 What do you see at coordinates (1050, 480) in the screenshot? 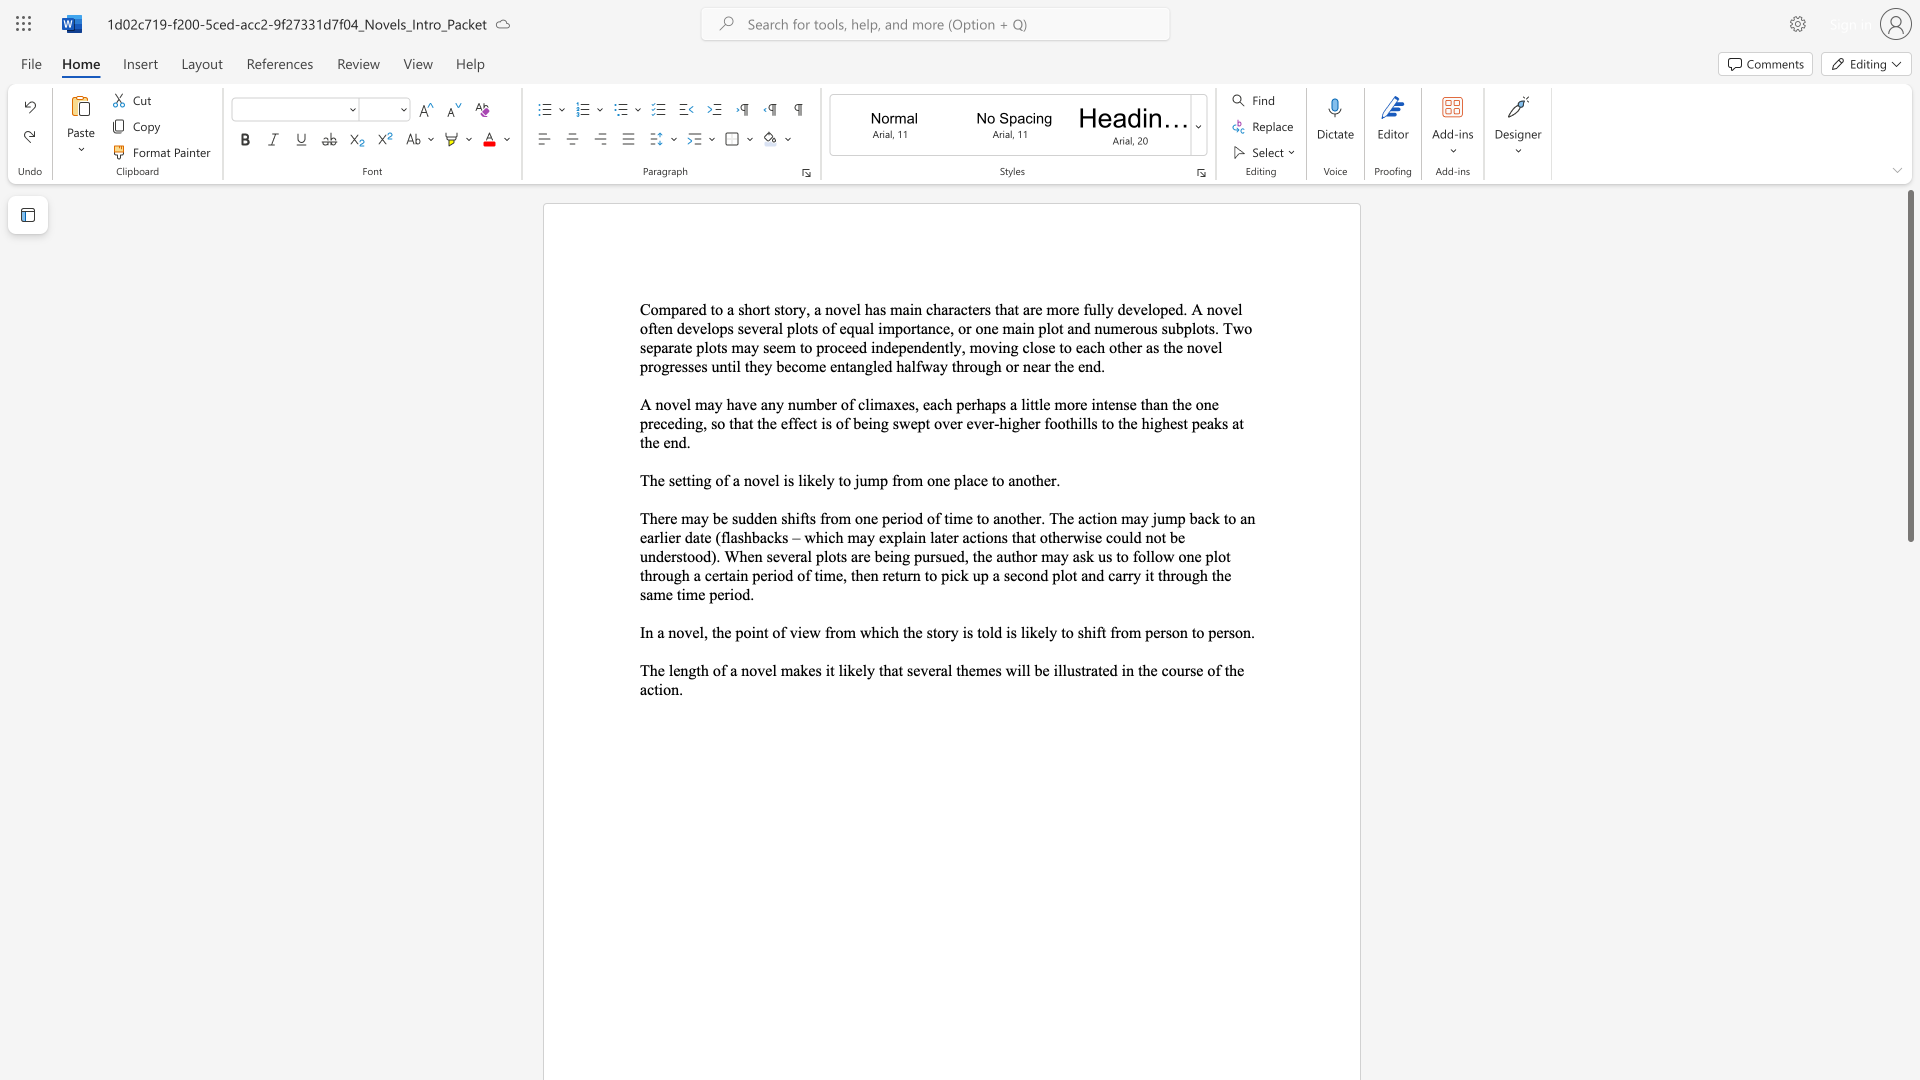
I see `the subset text "r." within the text "The setting of a novel is likely to jump from one place to another."` at bounding box center [1050, 480].